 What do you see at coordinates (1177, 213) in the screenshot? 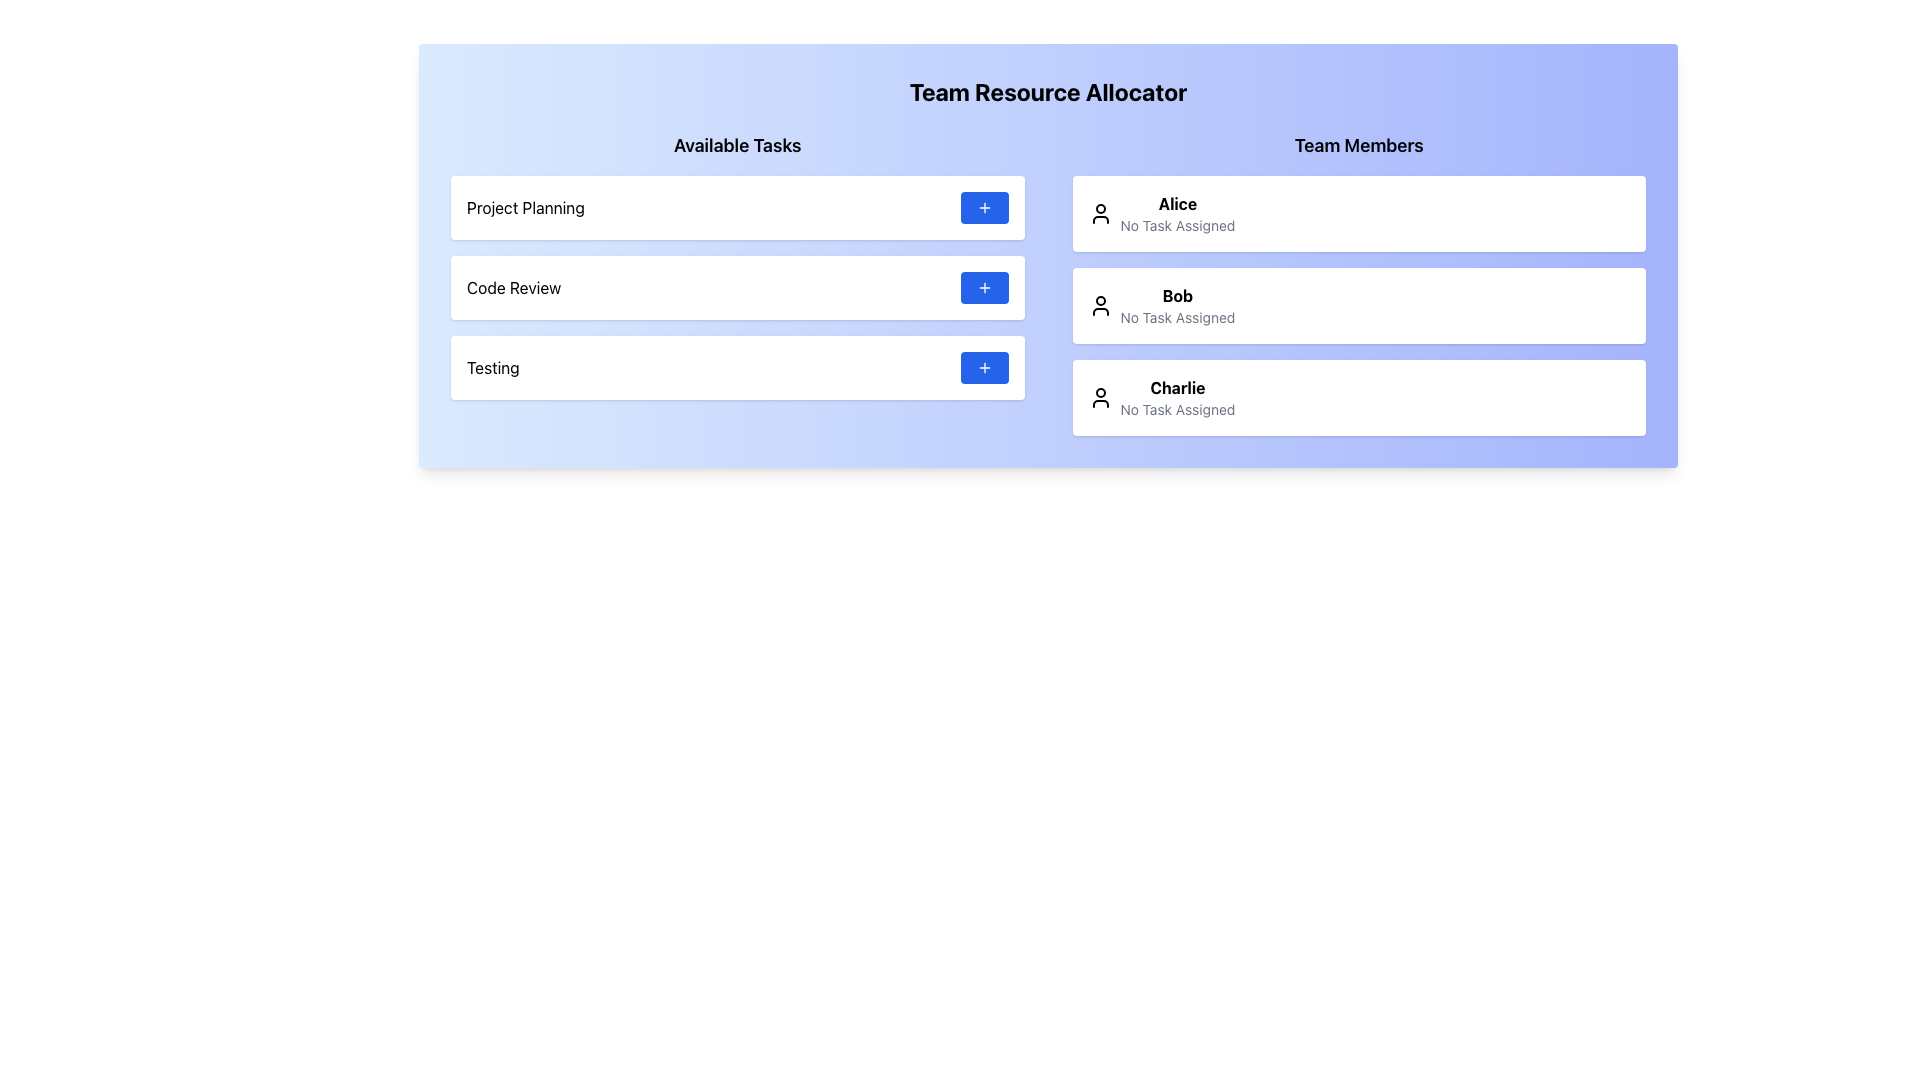
I see `the Label with the bold 'Alice' text that indicates 'No Task Assigned' below it, located in the topmost block under the 'Team Members' column on the right side of the interface` at bounding box center [1177, 213].